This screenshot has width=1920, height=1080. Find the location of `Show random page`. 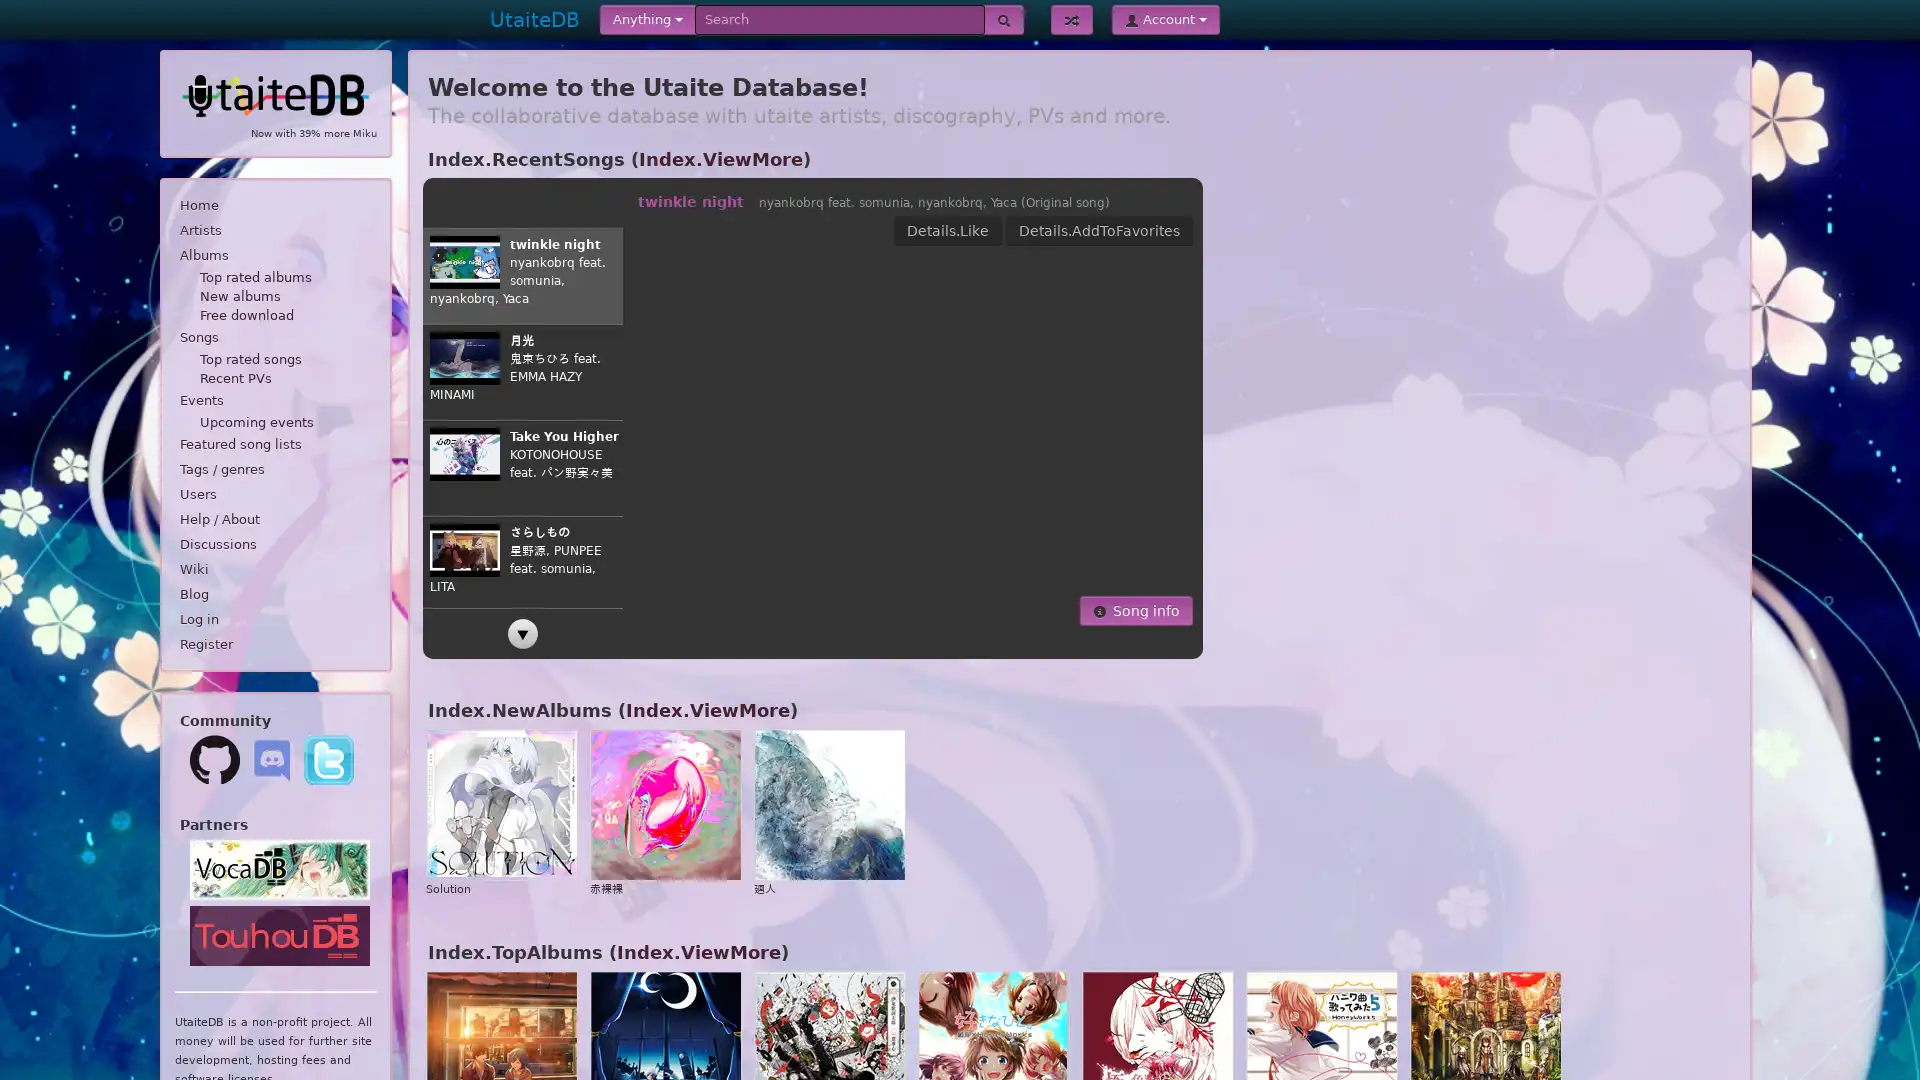

Show random page is located at coordinates (1070, 19).